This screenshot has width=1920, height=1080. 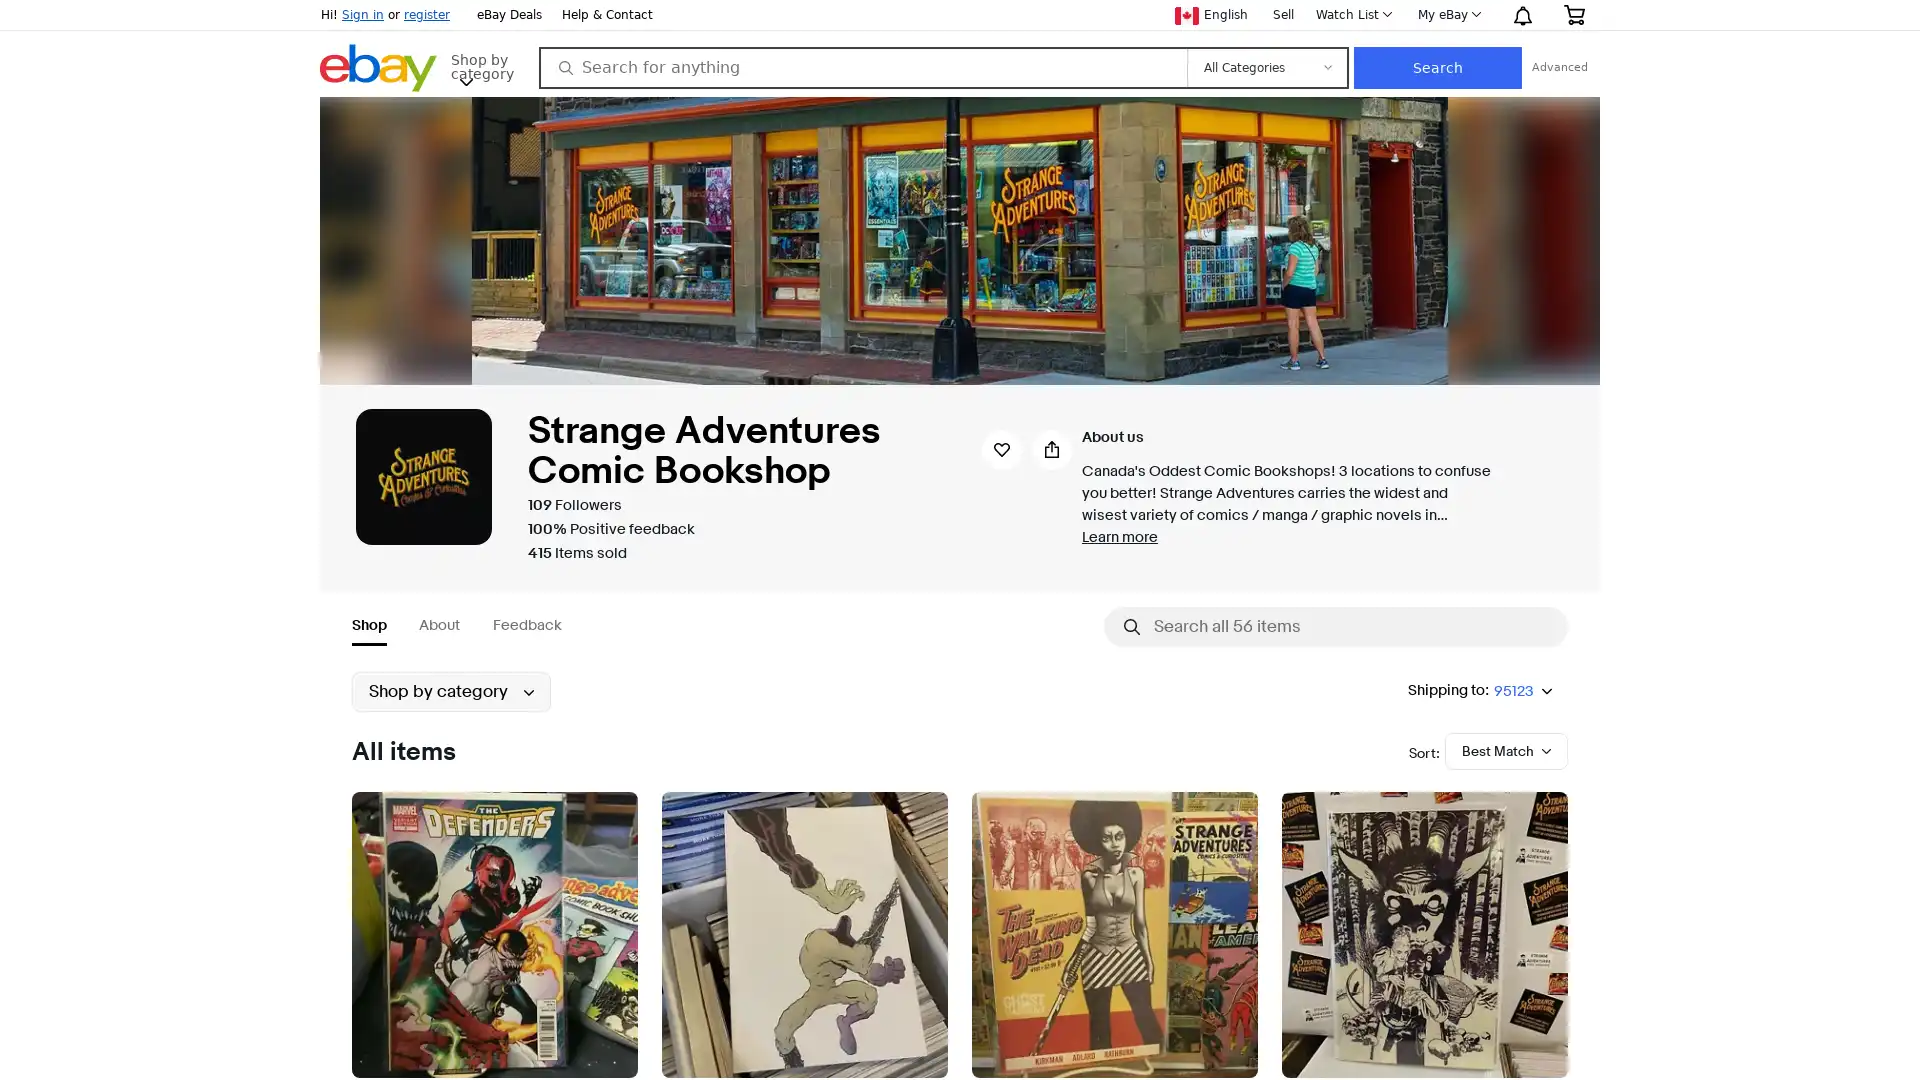 I want to click on Shipping to:95123, so click(x=1479, y=689).